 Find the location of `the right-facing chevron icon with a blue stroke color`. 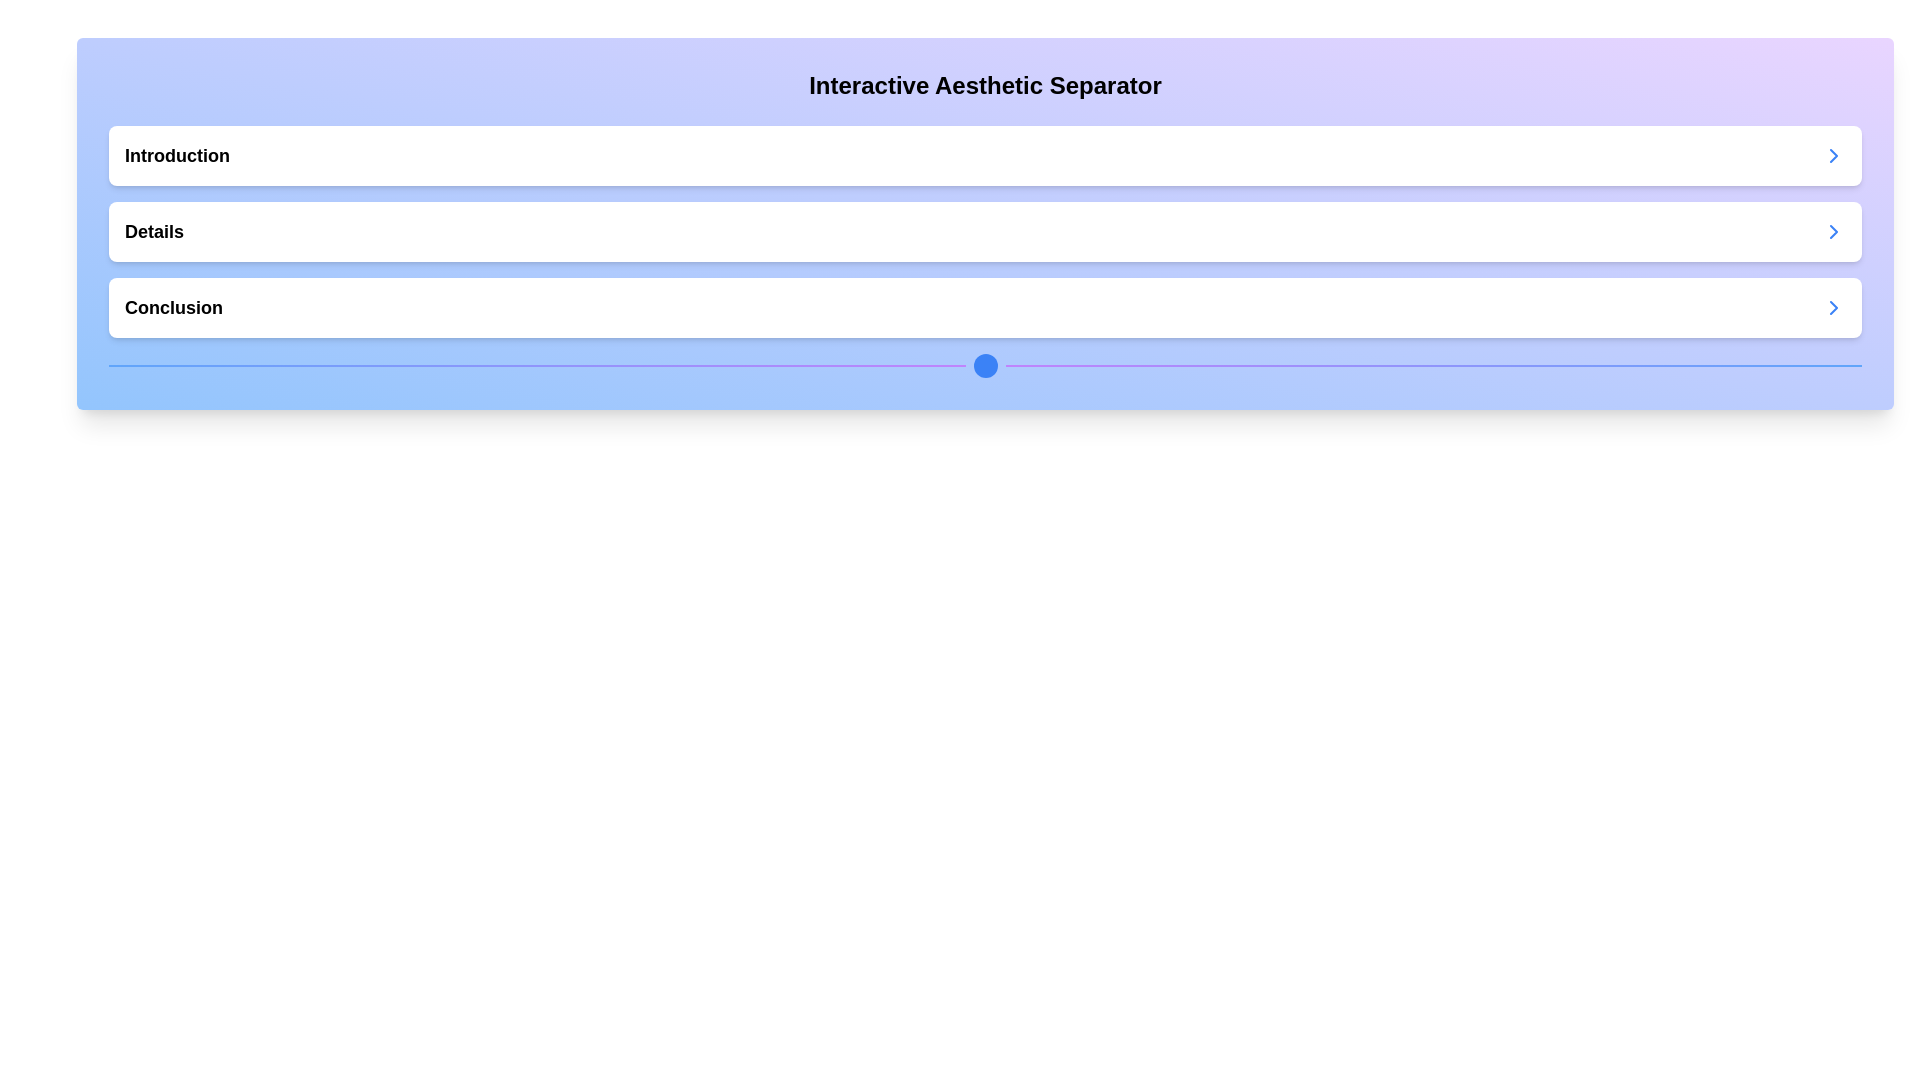

the right-facing chevron icon with a blue stroke color is located at coordinates (1833, 308).